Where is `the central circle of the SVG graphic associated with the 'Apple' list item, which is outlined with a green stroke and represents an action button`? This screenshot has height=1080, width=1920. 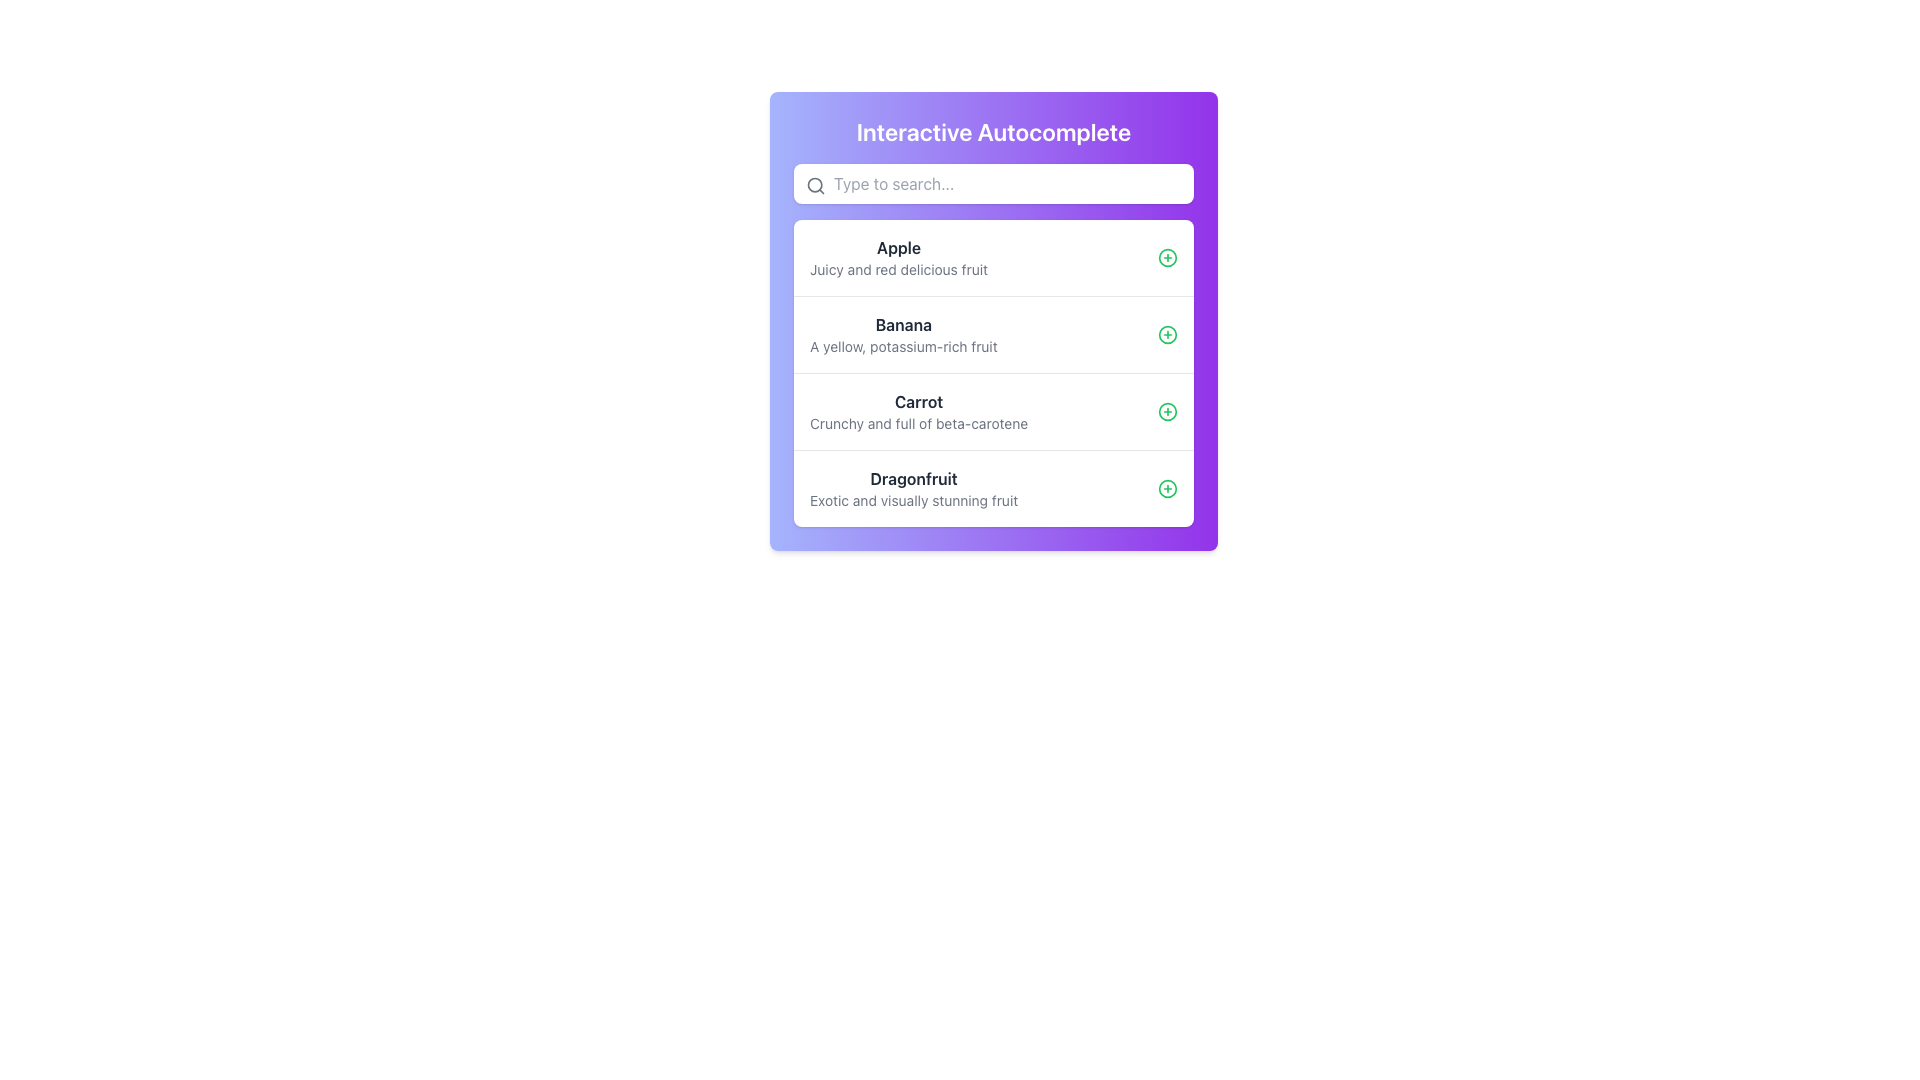
the central circle of the SVG graphic associated with the 'Apple' list item, which is outlined with a green stroke and represents an action button is located at coordinates (1167, 257).